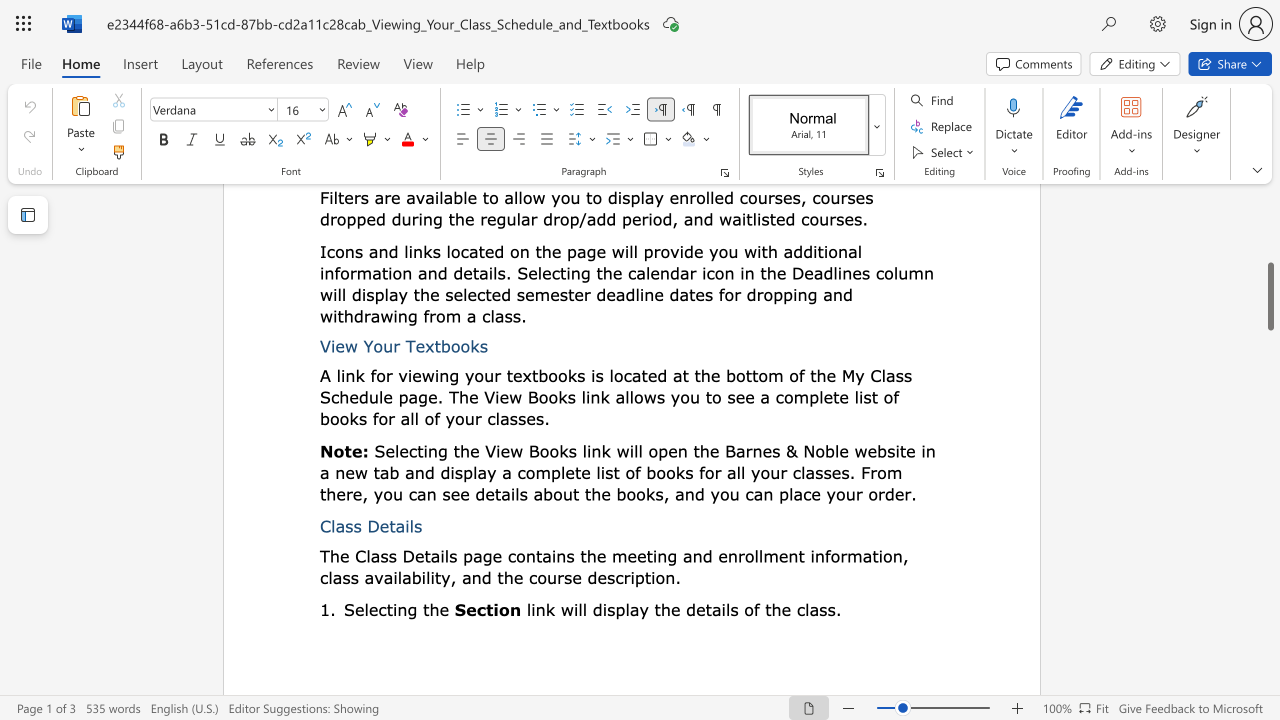  What do you see at coordinates (1269, 296) in the screenshot?
I see `the scrollbar and move down 2110 pixels` at bounding box center [1269, 296].